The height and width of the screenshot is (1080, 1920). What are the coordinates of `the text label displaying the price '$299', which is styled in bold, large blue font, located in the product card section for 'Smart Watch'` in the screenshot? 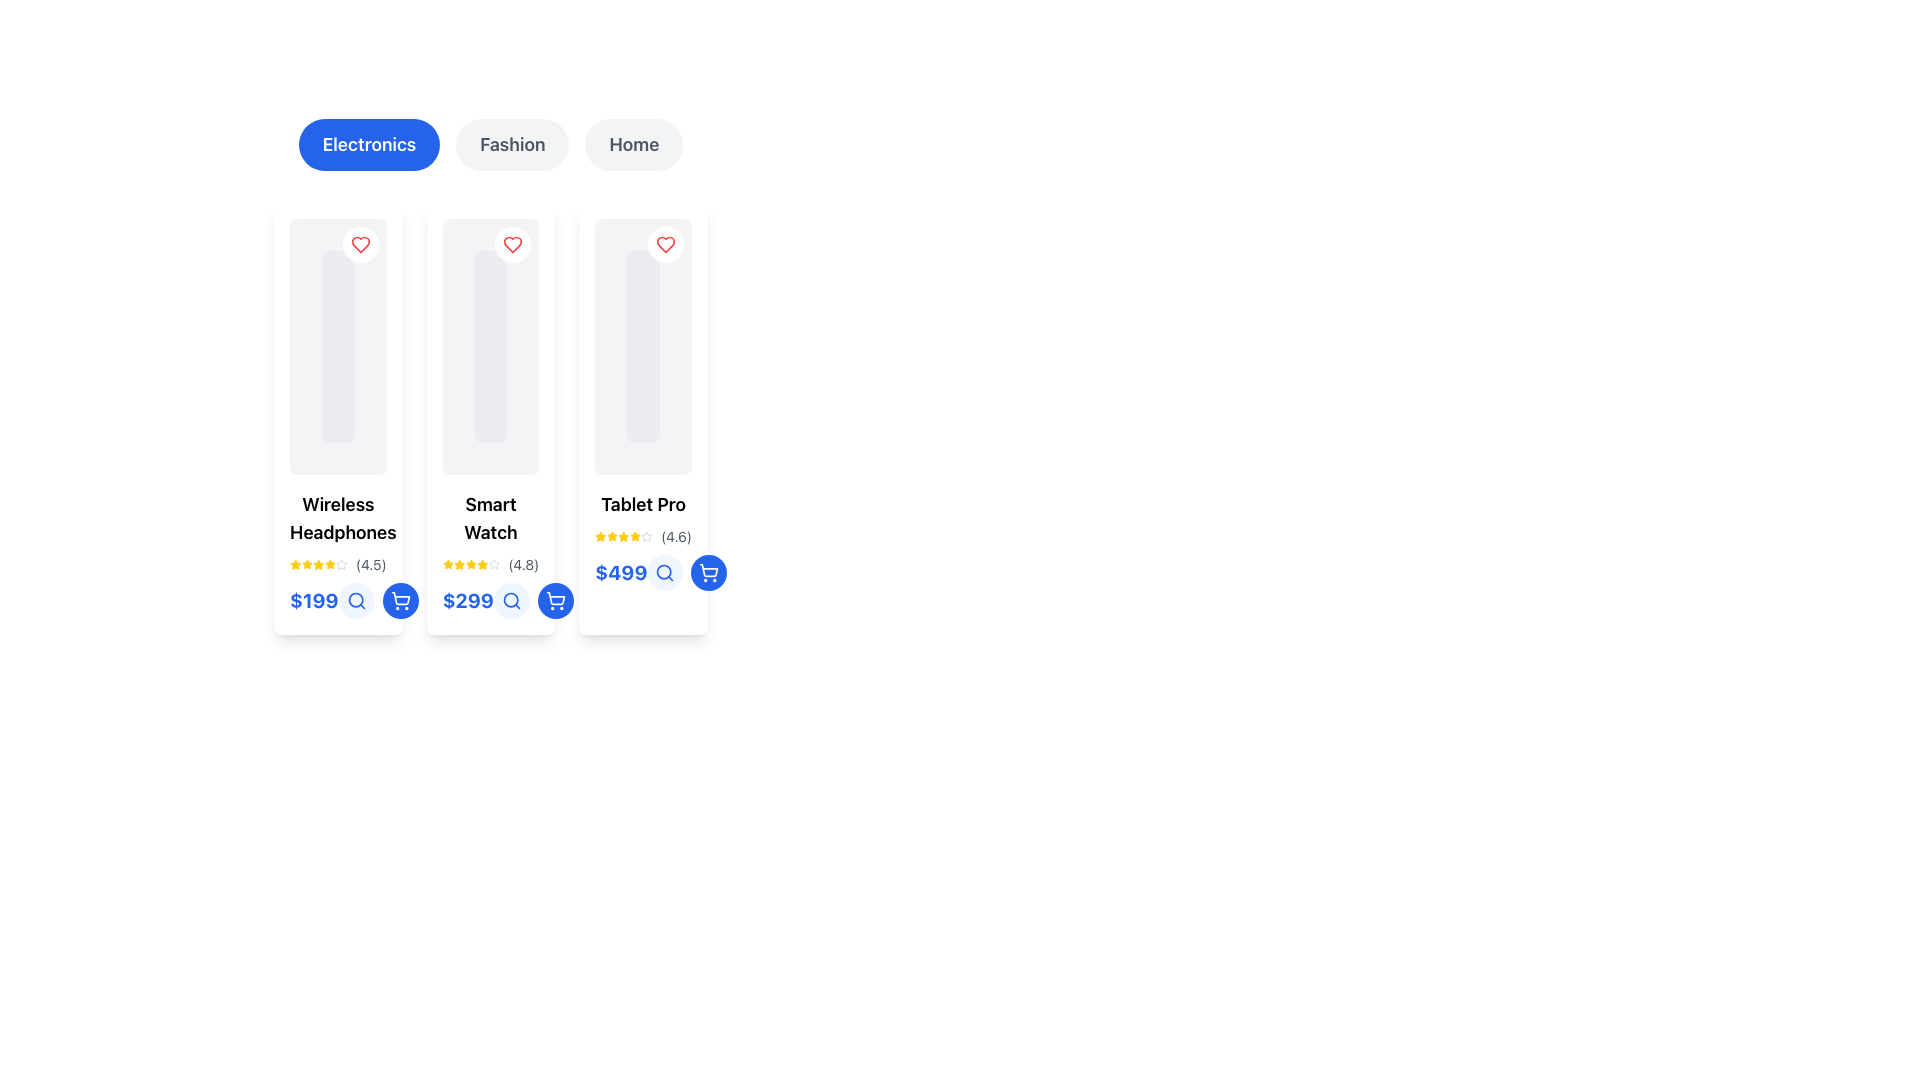 It's located at (467, 600).